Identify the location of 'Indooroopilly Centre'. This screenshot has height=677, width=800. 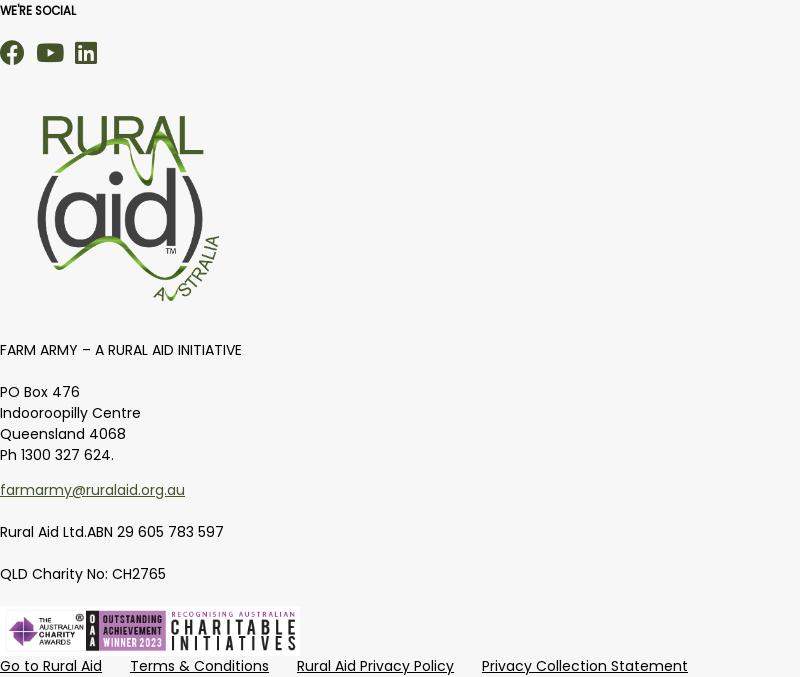
(70, 411).